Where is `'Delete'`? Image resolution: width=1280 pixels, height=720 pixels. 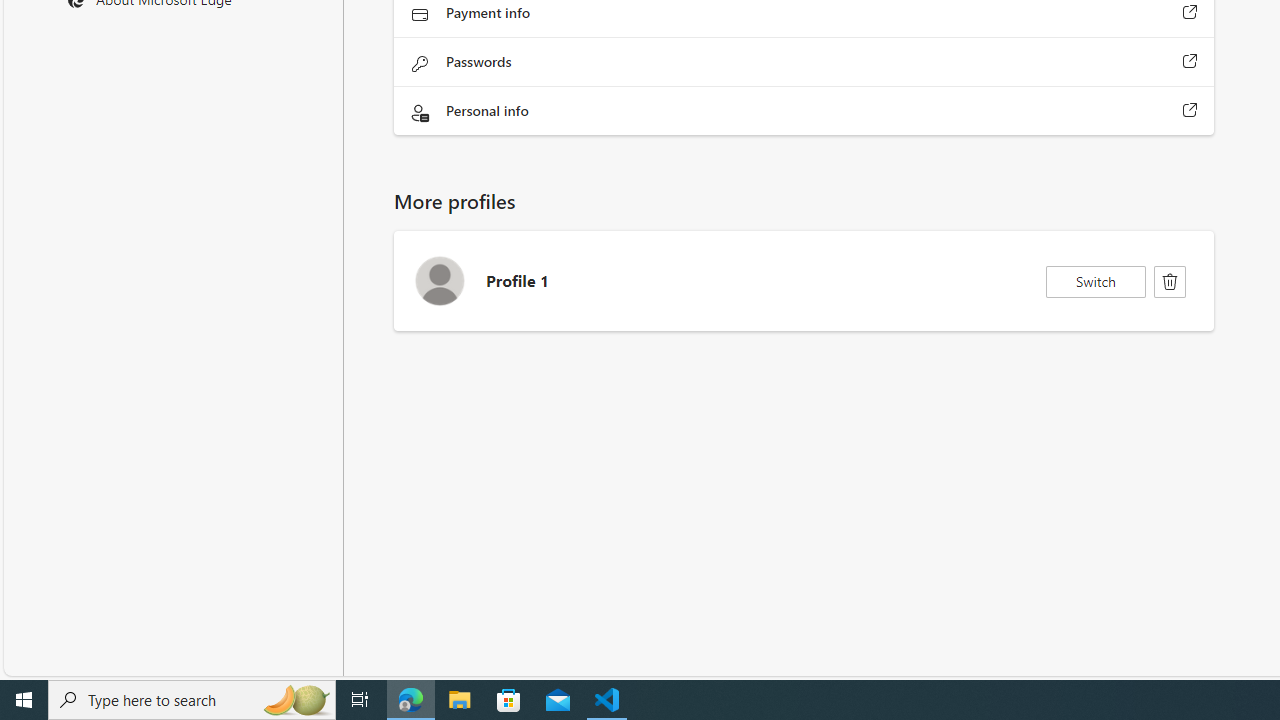
'Delete' is located at coordinates (1170, 281).